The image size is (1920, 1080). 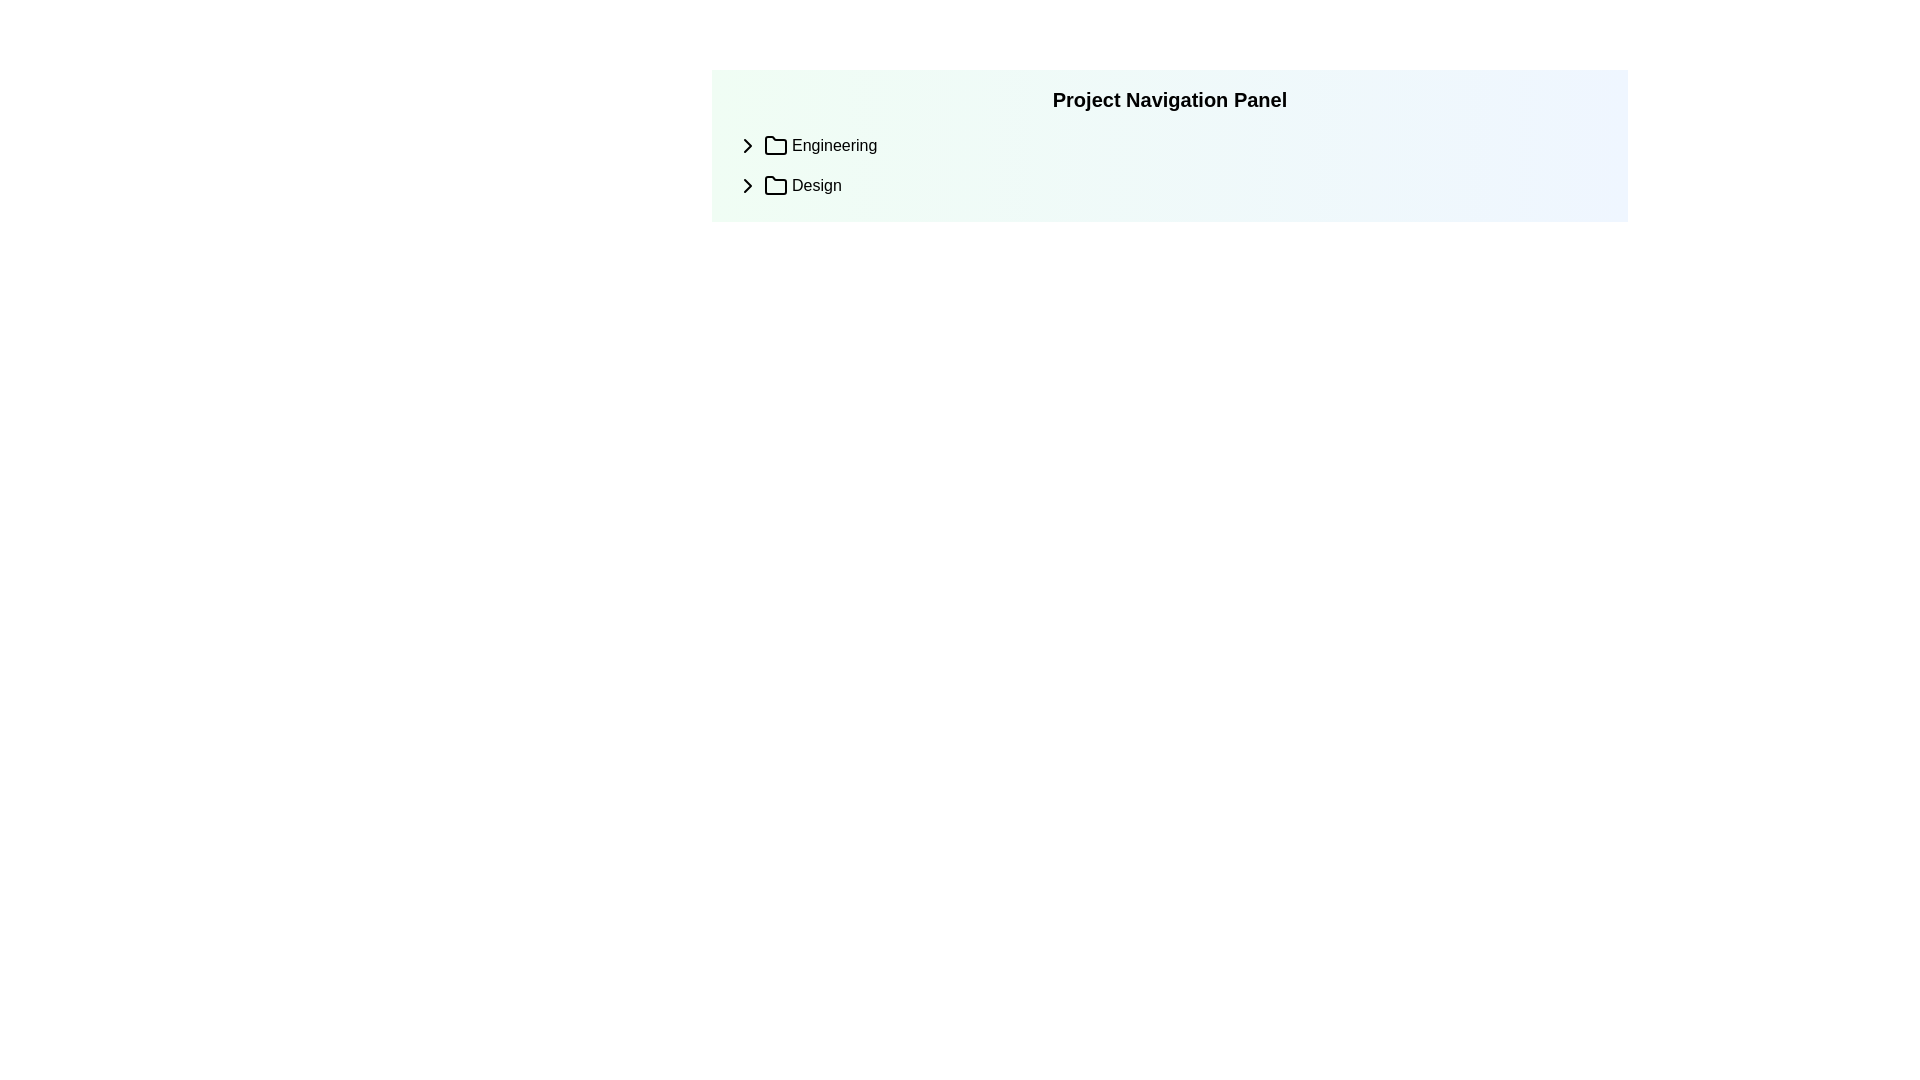 I want to click on the right-arrow icon (chevron shape) that is adjacent to the text labeled 'Design', so click(x=747, y=185).